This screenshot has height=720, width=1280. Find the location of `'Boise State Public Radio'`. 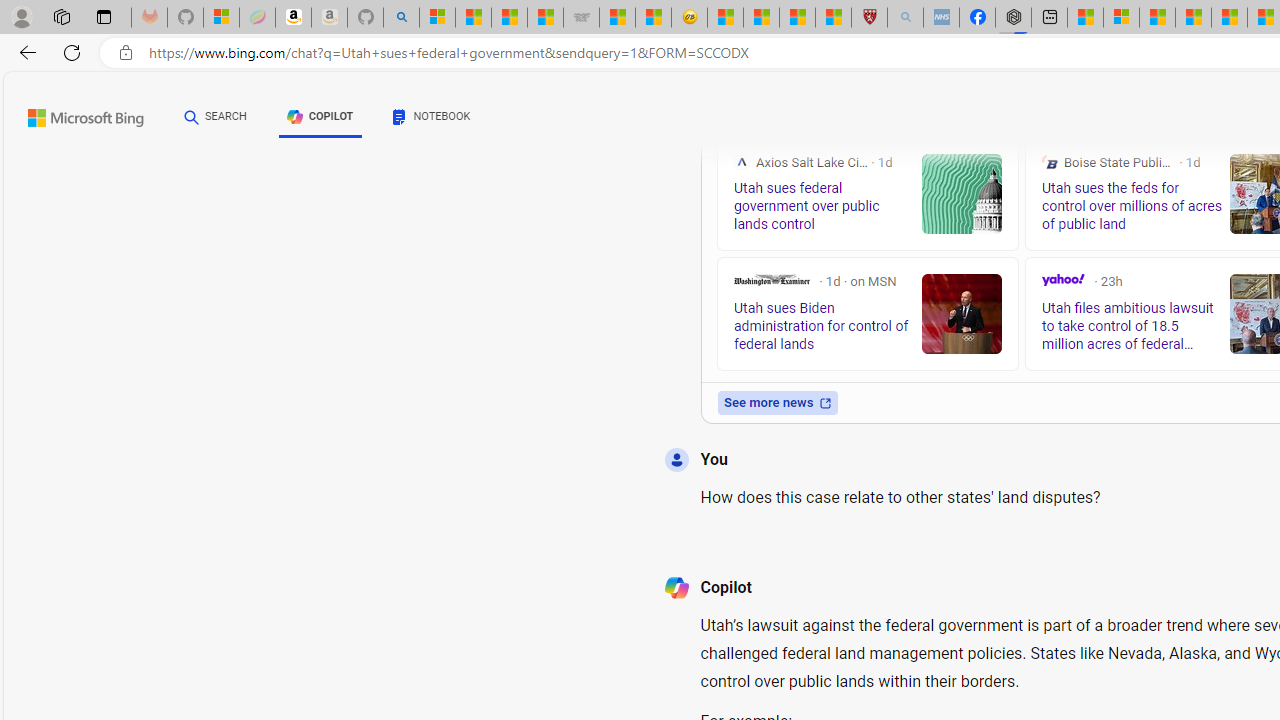

'Boise State Public Radio' is located at coordinates (1048, 161).